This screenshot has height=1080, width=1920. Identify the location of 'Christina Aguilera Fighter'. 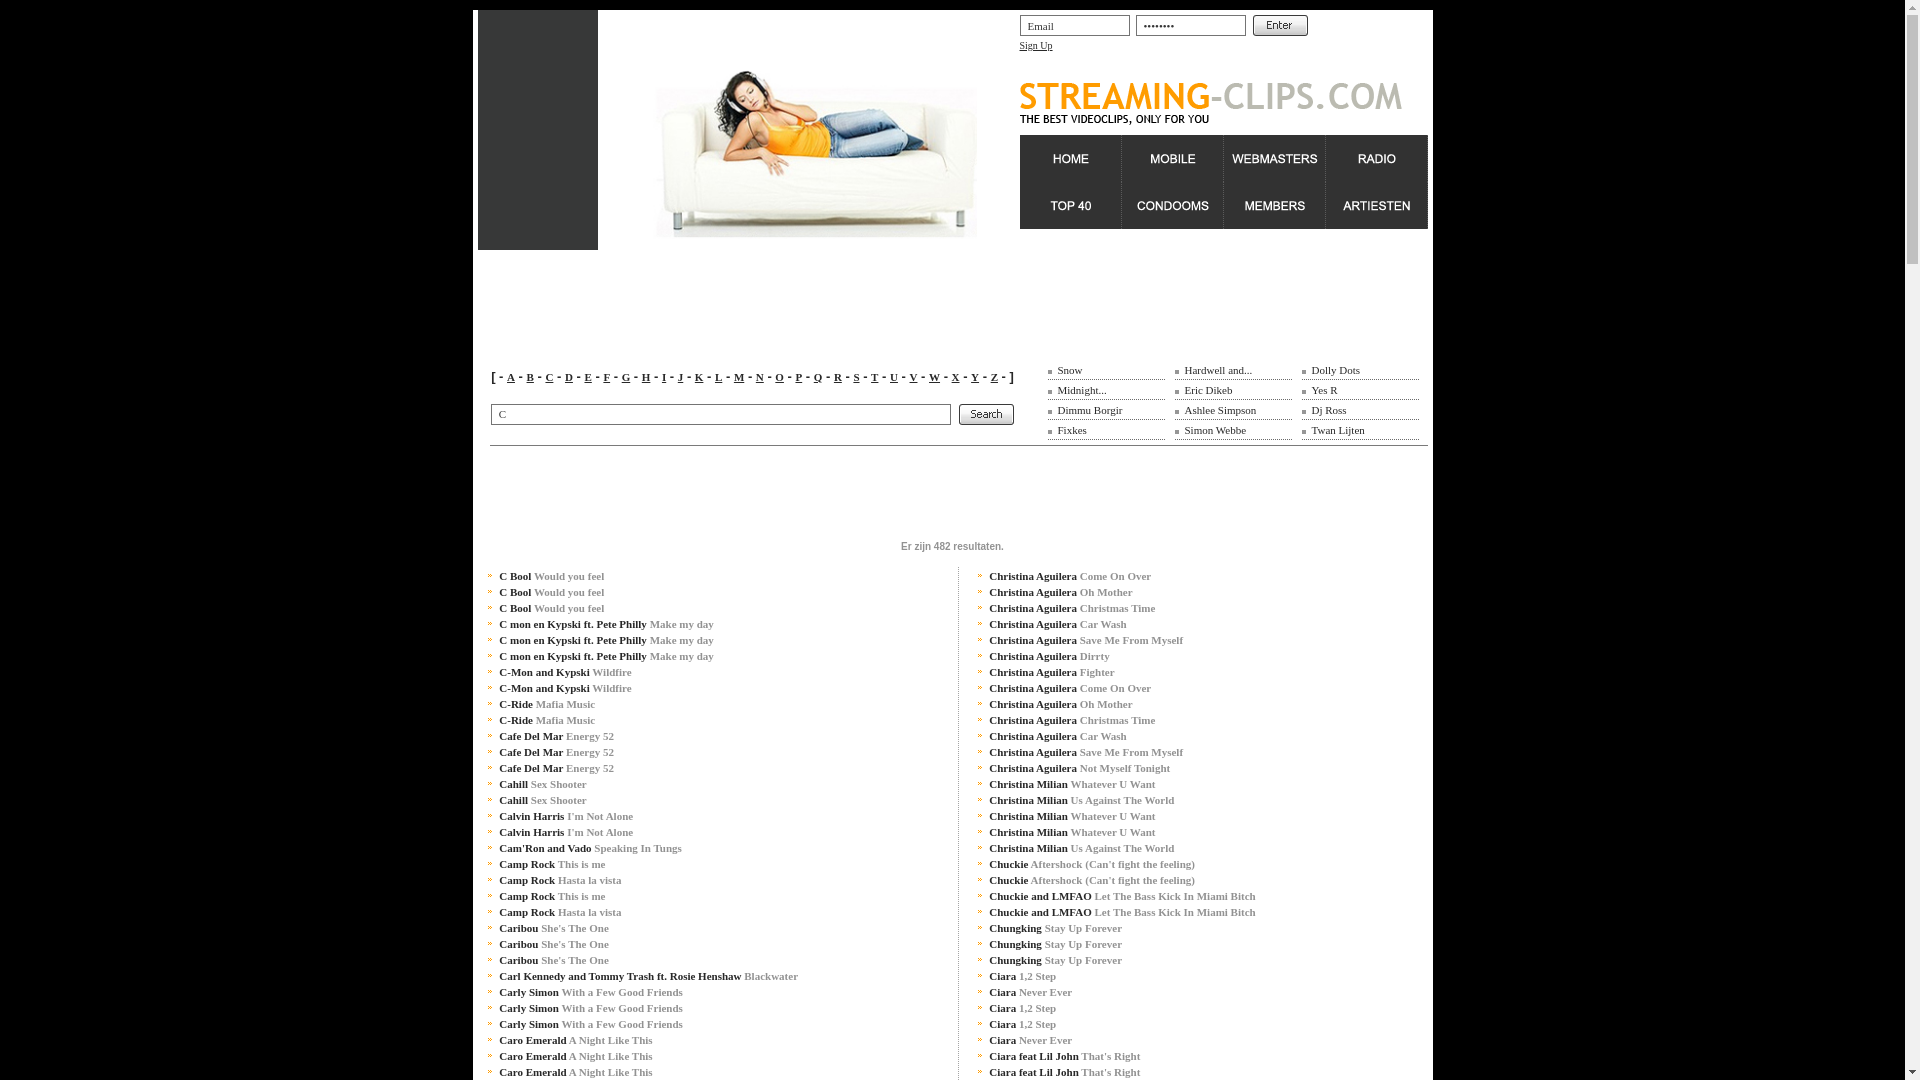
(1050, 671).